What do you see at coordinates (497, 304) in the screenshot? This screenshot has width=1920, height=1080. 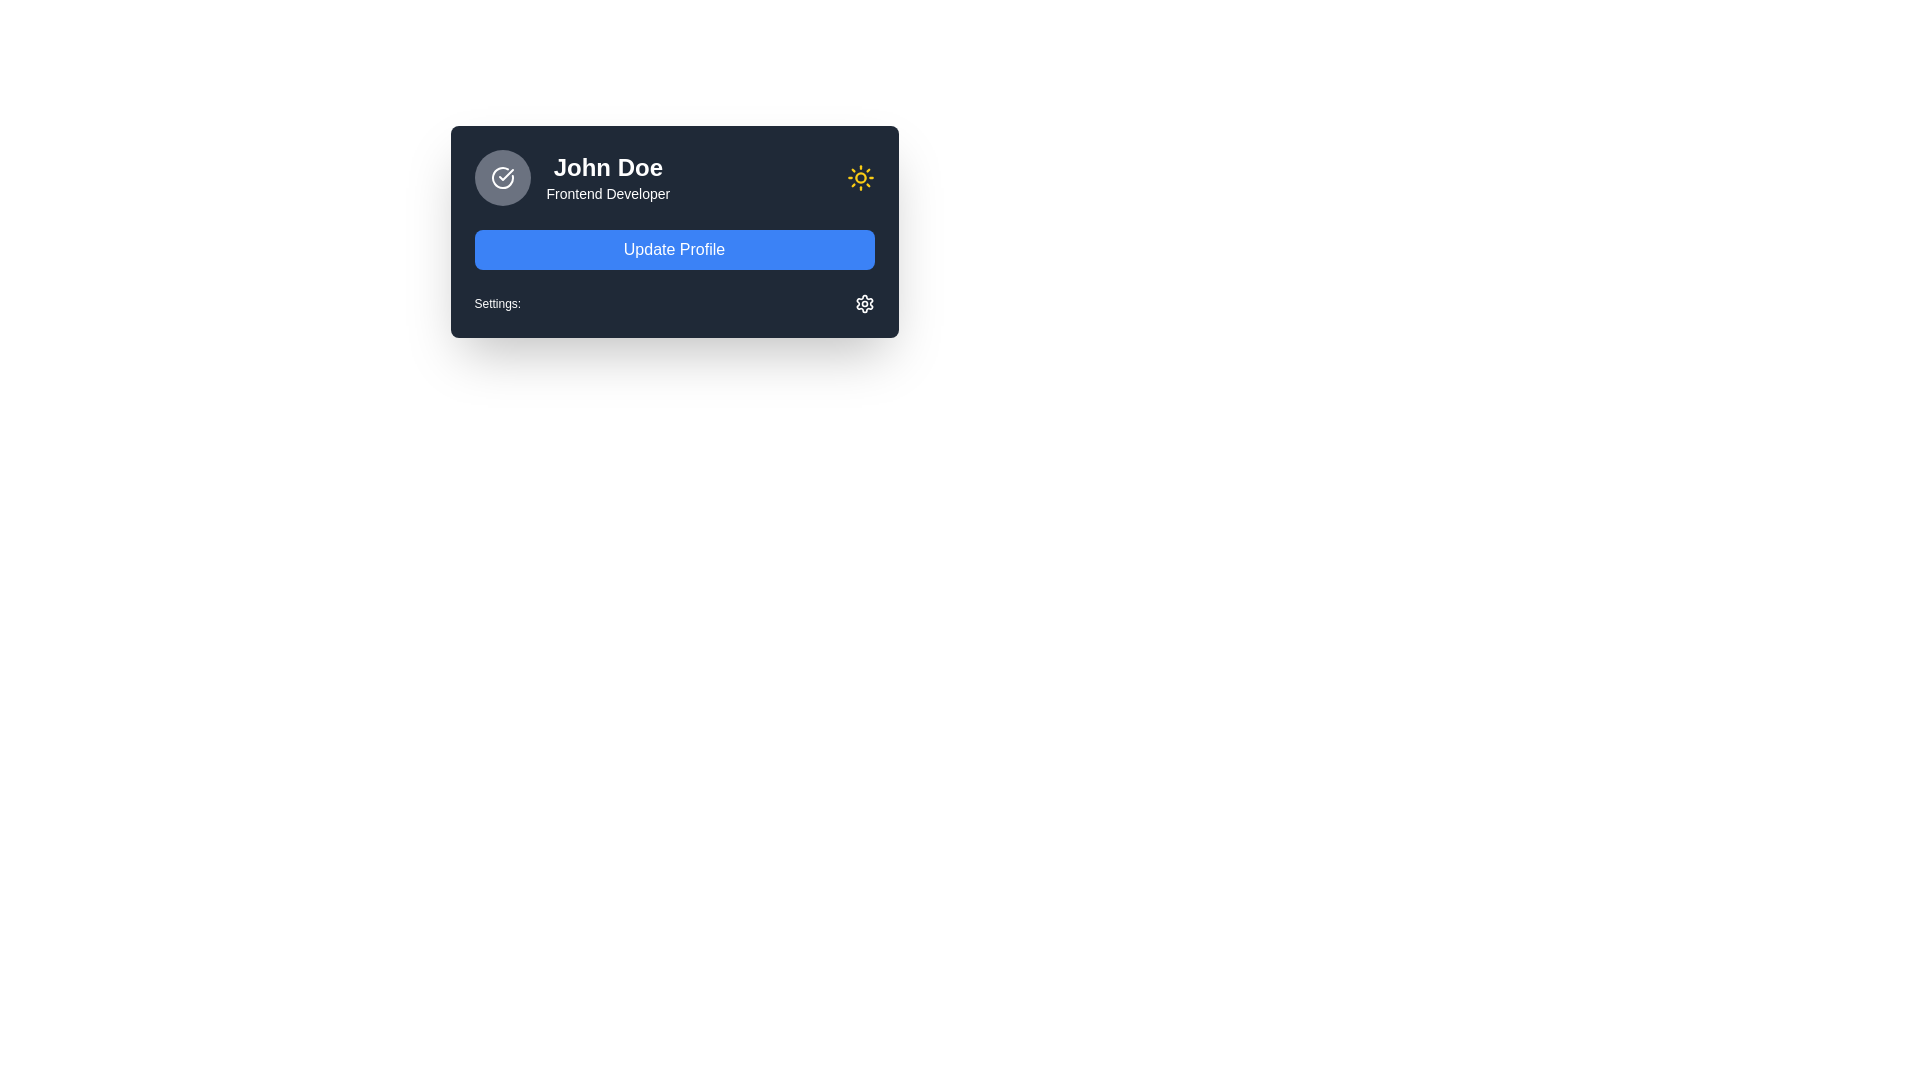 I see `the text label displaying 'Settings:' located in the dark-shaded section of the interface, positioned near the bottom-left side of the card-like layout` at bounding box center [497, 304].